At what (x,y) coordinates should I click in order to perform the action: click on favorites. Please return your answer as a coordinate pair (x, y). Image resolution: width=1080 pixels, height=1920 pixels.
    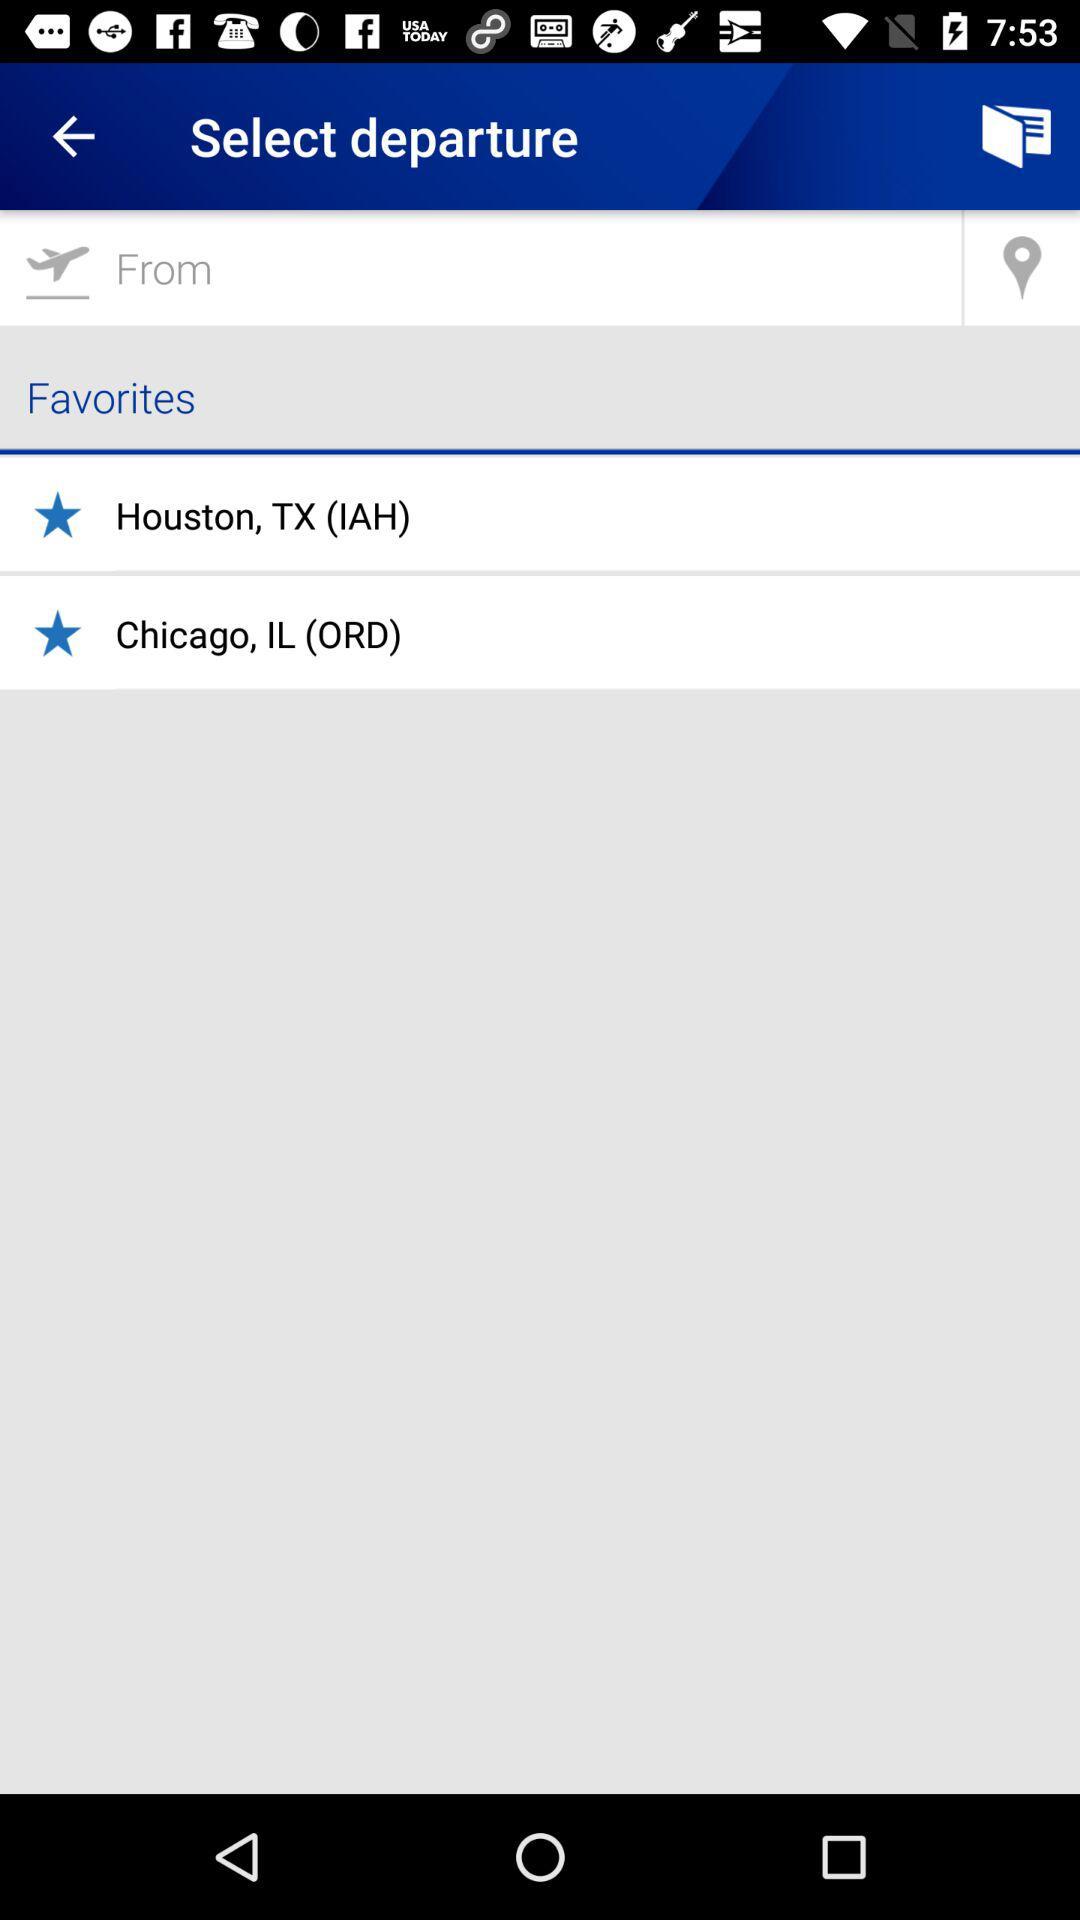
    Looking at the image, I should click on (540, 396).